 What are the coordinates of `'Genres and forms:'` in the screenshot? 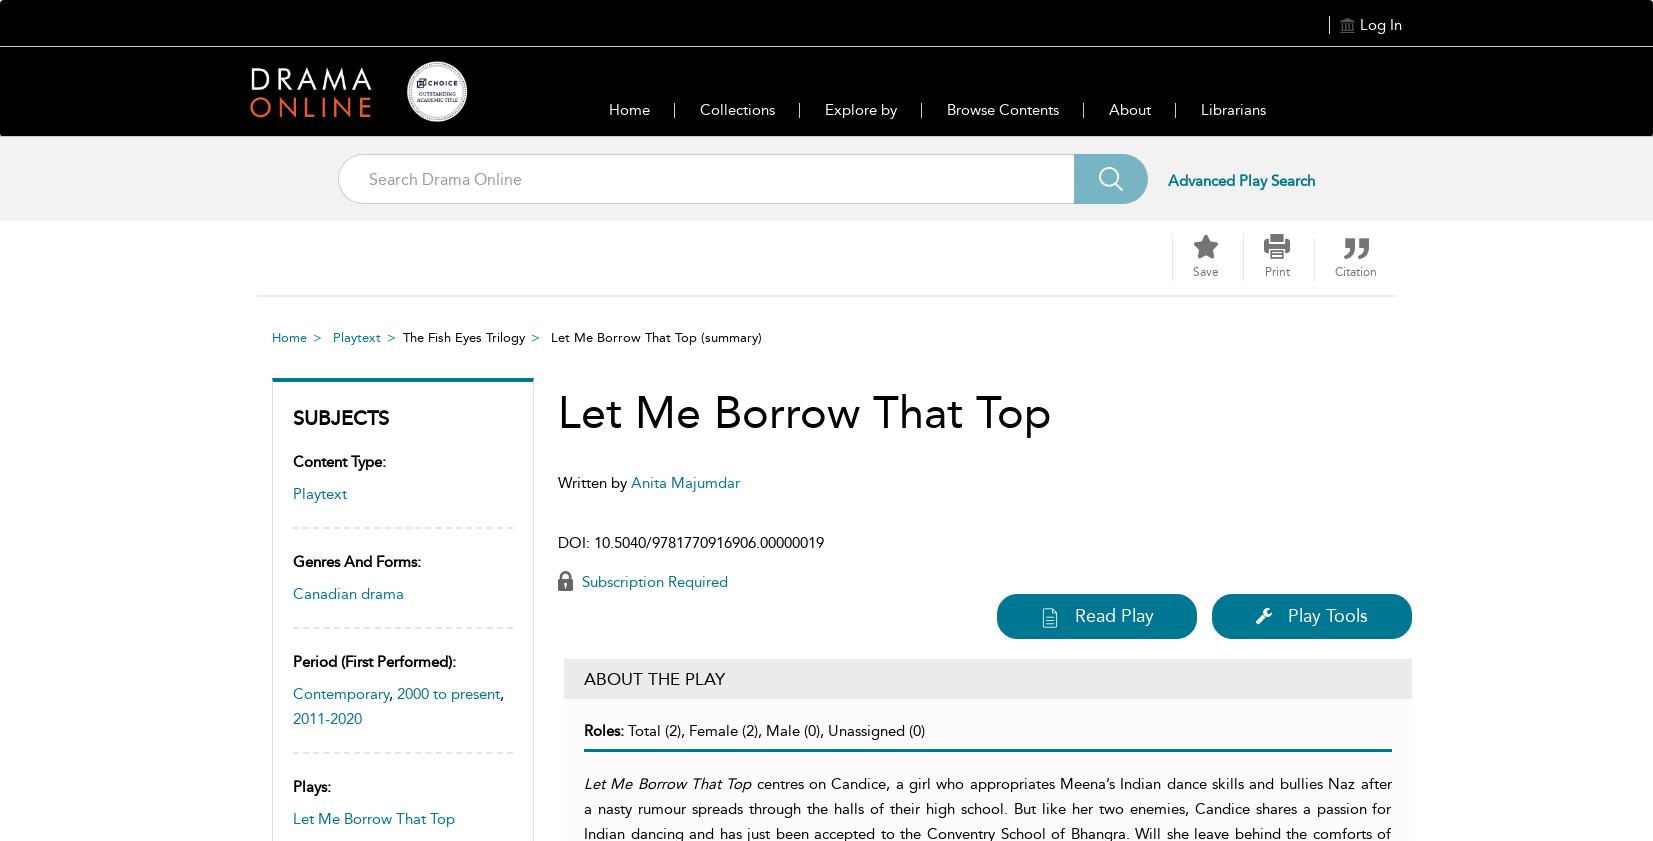 It's located at (355, 562).